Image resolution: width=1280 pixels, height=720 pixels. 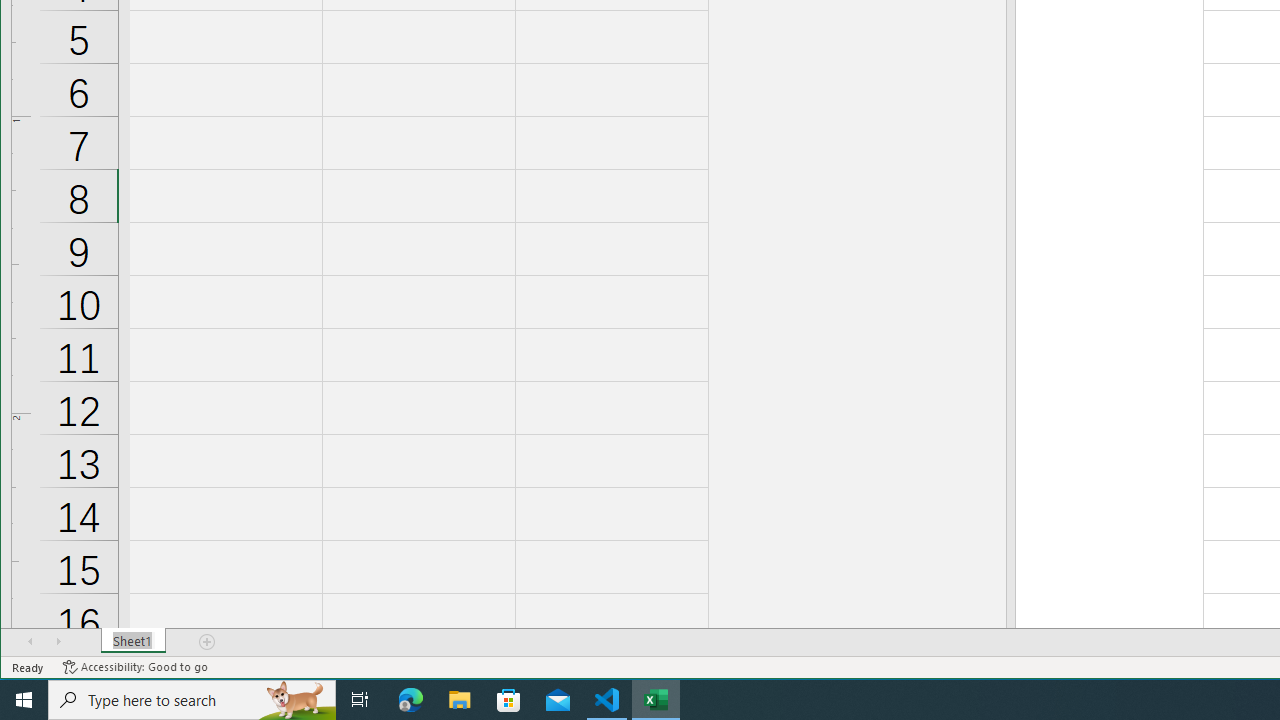 I want to click on 'Type here to search', so click(x=192, y=698).